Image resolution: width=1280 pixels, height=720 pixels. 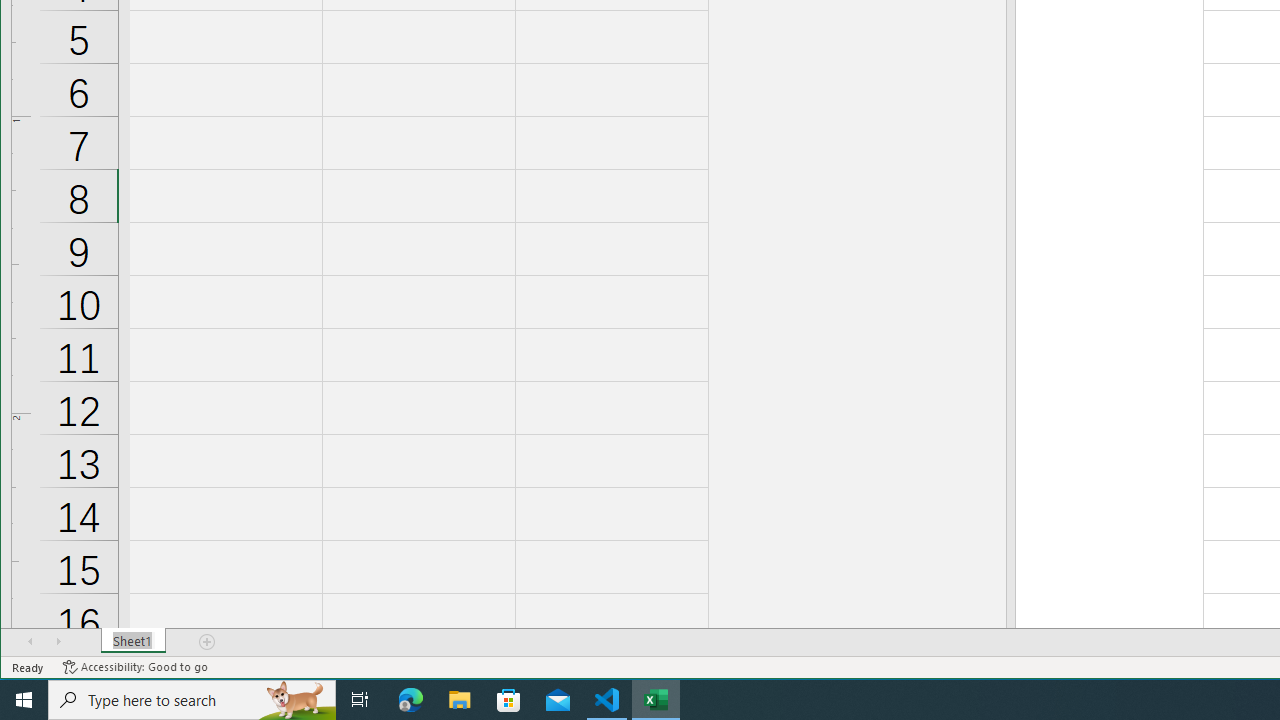 I want to click on 'Type here to search', so click(x=192, y=698).